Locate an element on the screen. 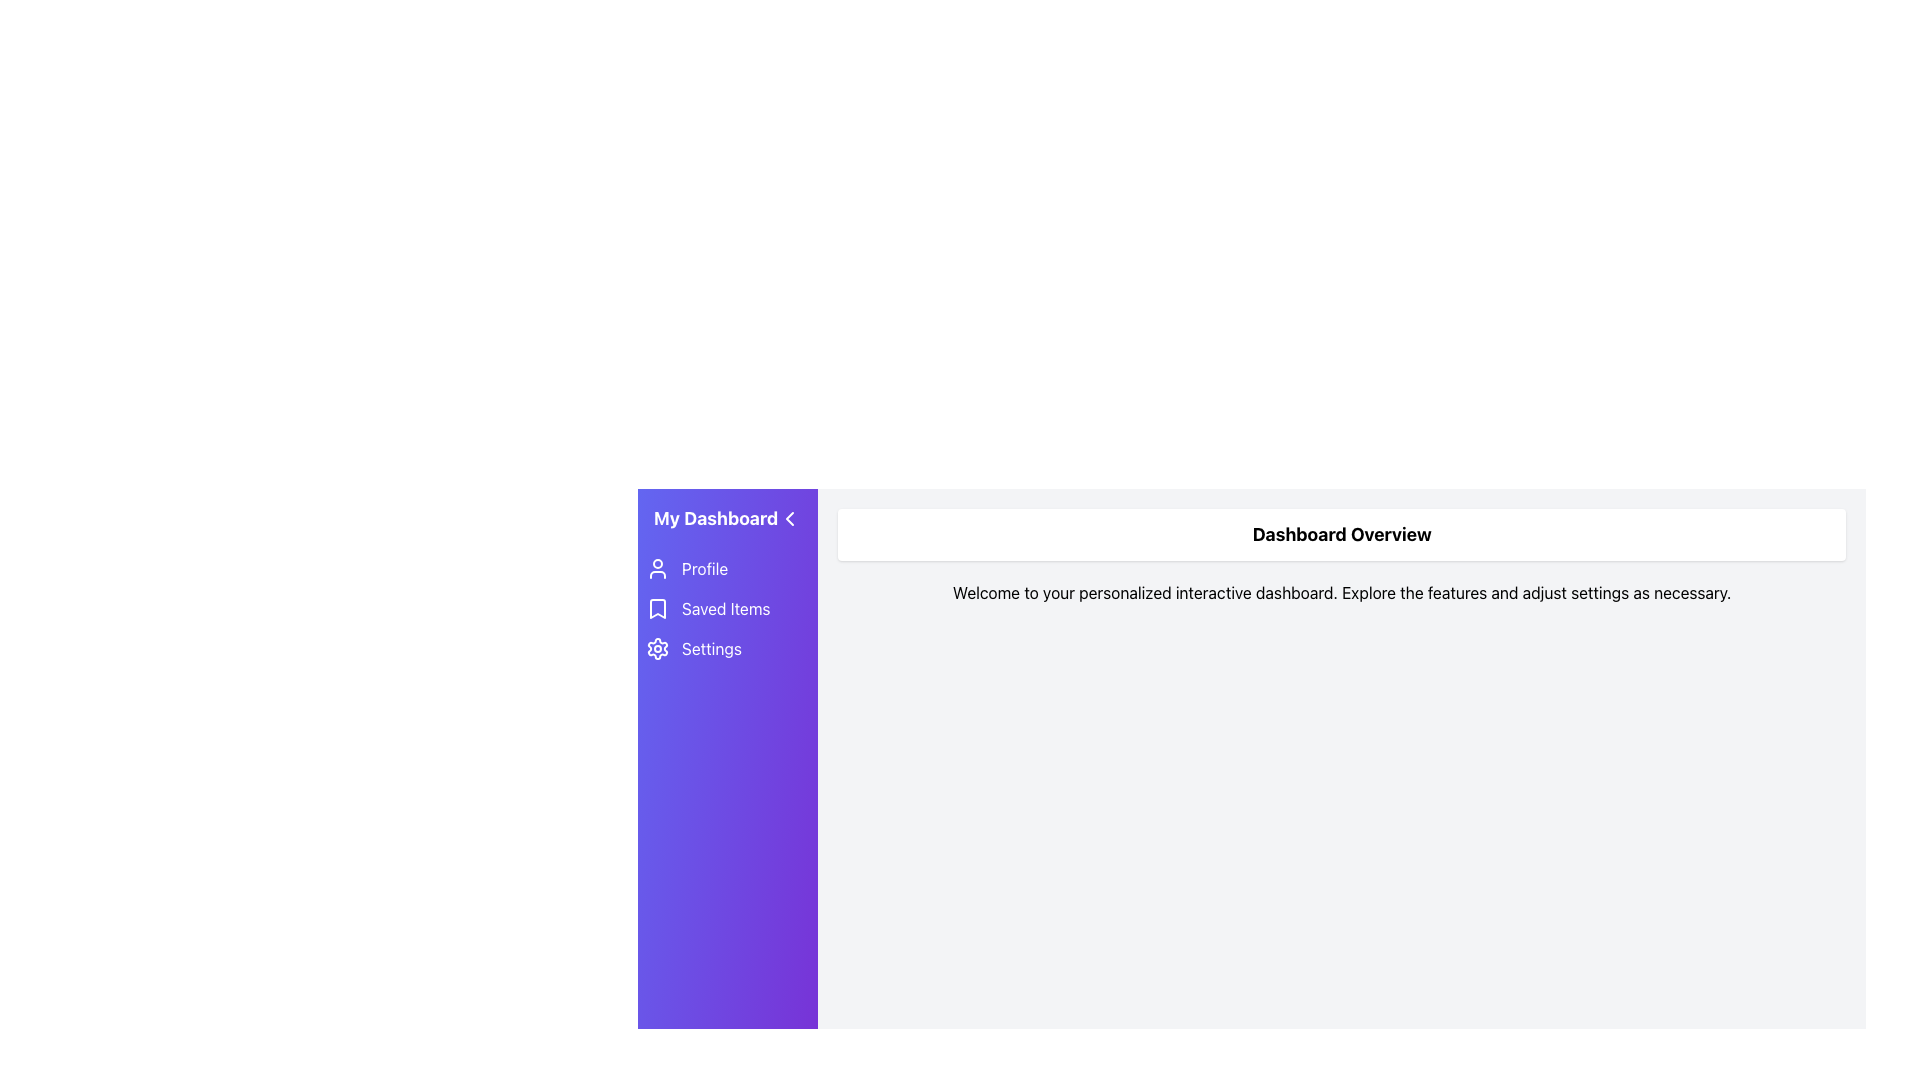  the text element displaying the message 'Welcome to your personalized interactive dashboard.' which is located directly beneath the 'Dashboard Overview' heading is located at coordinates (1342, 592).